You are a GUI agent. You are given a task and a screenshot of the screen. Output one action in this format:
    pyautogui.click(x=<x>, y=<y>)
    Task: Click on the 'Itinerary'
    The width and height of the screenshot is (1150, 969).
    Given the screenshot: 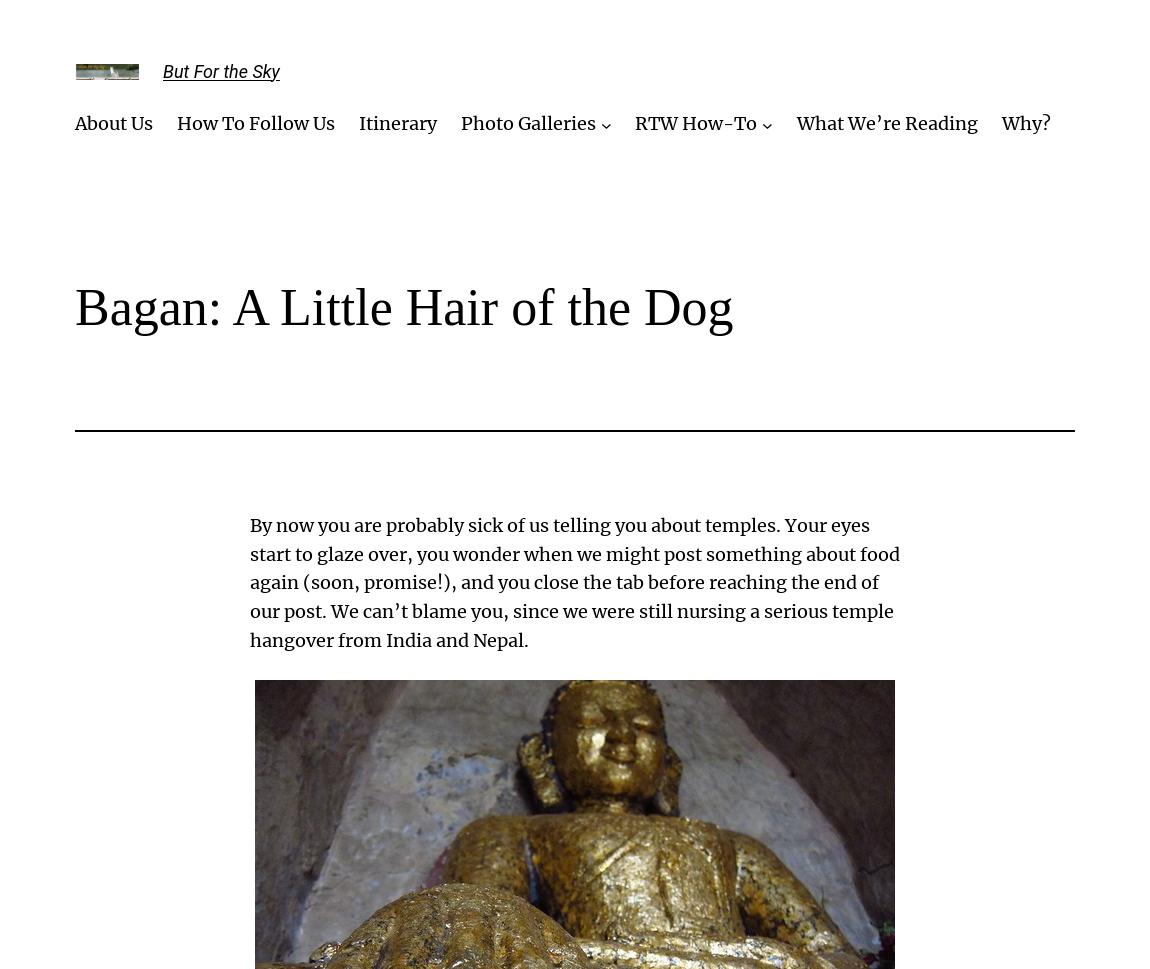 What is the action you would take?
    pyautogui.click(x=359, y=123)
    